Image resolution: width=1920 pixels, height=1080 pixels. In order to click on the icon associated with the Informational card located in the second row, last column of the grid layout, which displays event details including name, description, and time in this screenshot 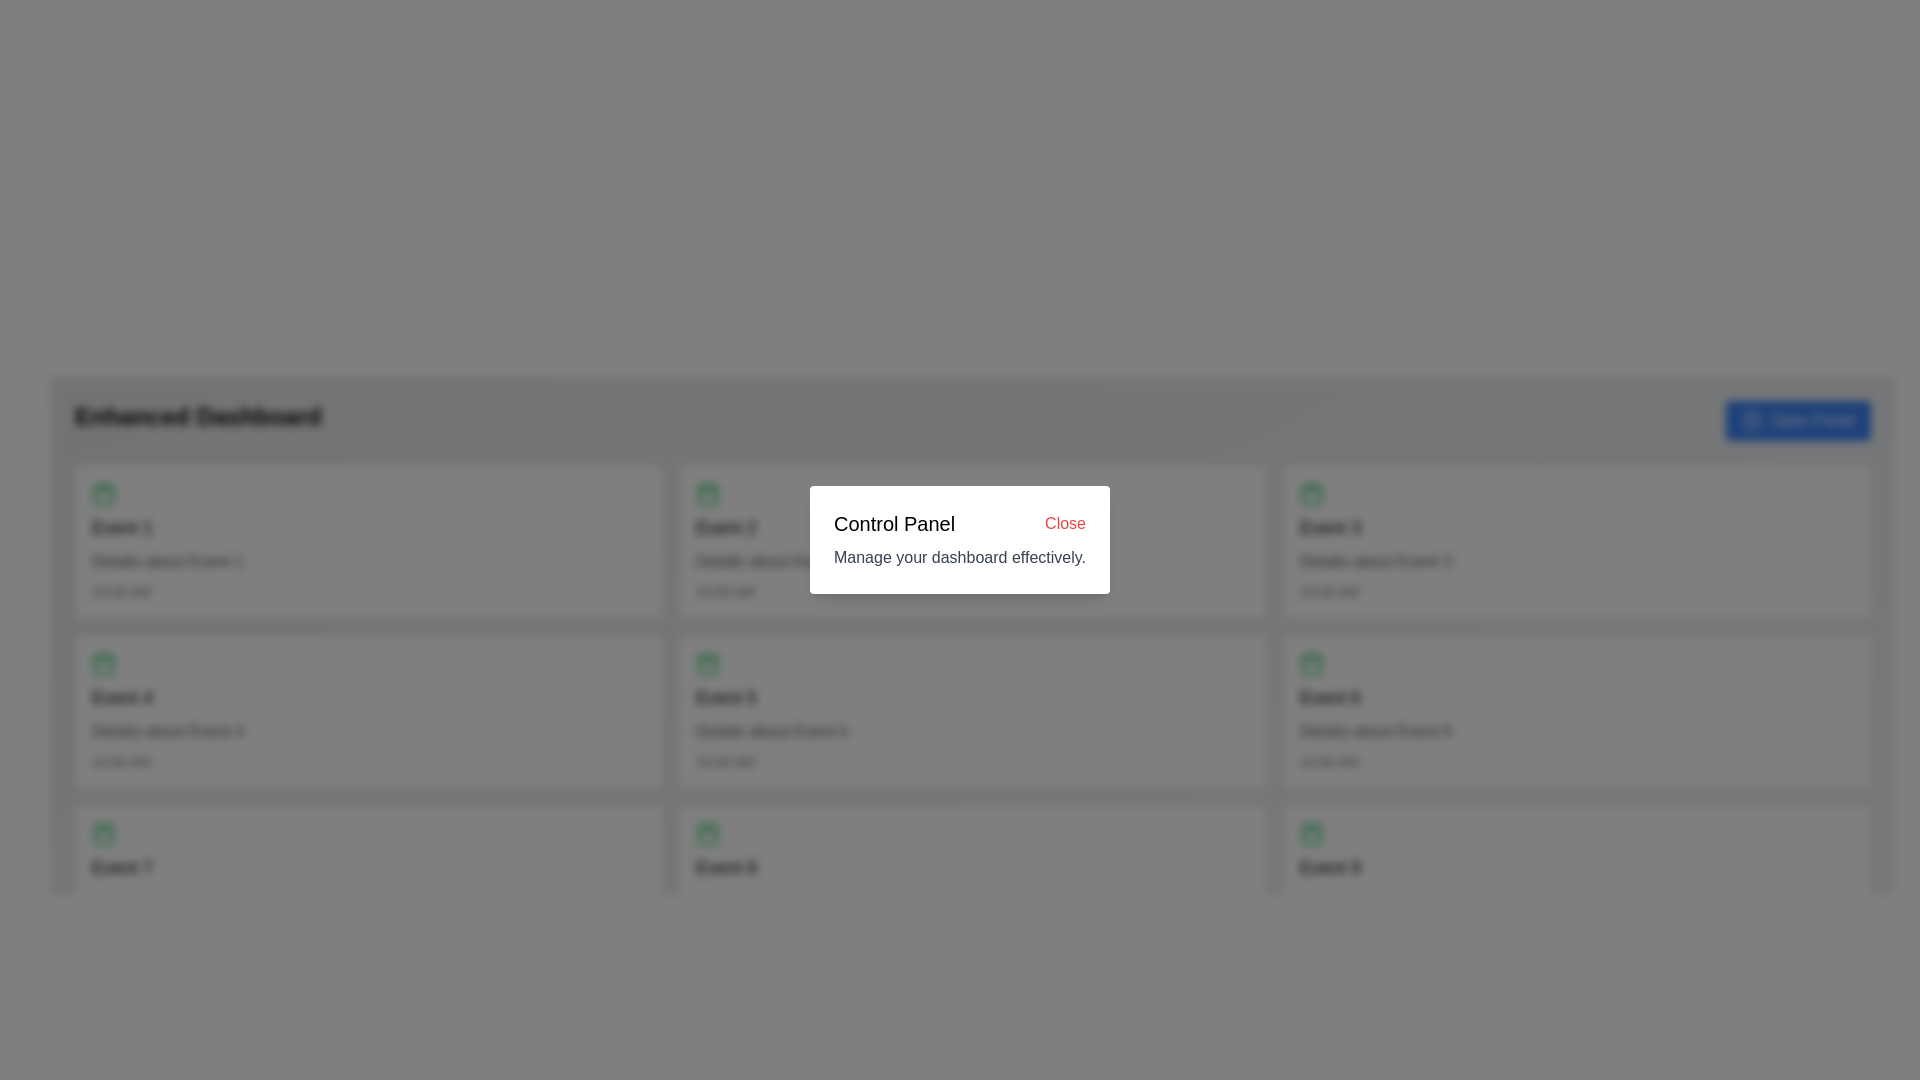, I will do `click(1576, 711)`.